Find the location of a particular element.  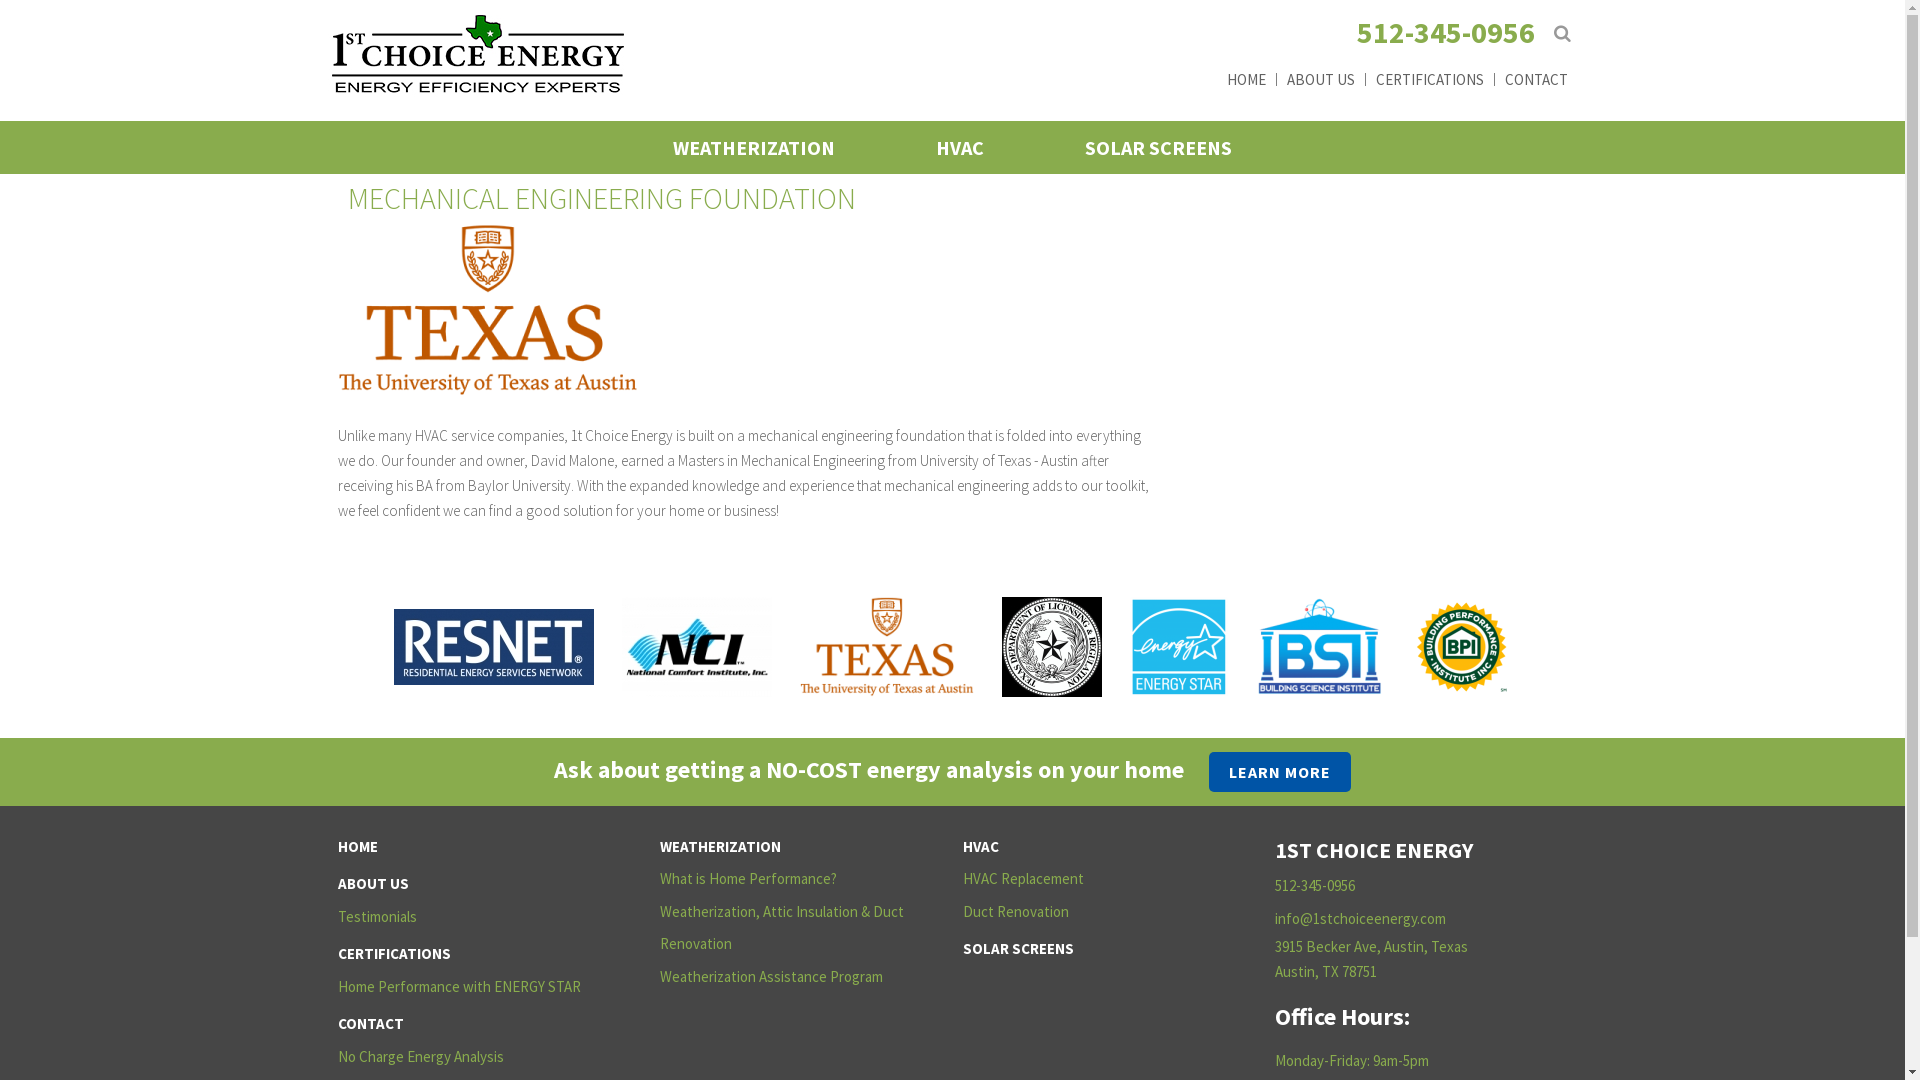

'HVAC Replacement' is located at coordinates (1097, 878).